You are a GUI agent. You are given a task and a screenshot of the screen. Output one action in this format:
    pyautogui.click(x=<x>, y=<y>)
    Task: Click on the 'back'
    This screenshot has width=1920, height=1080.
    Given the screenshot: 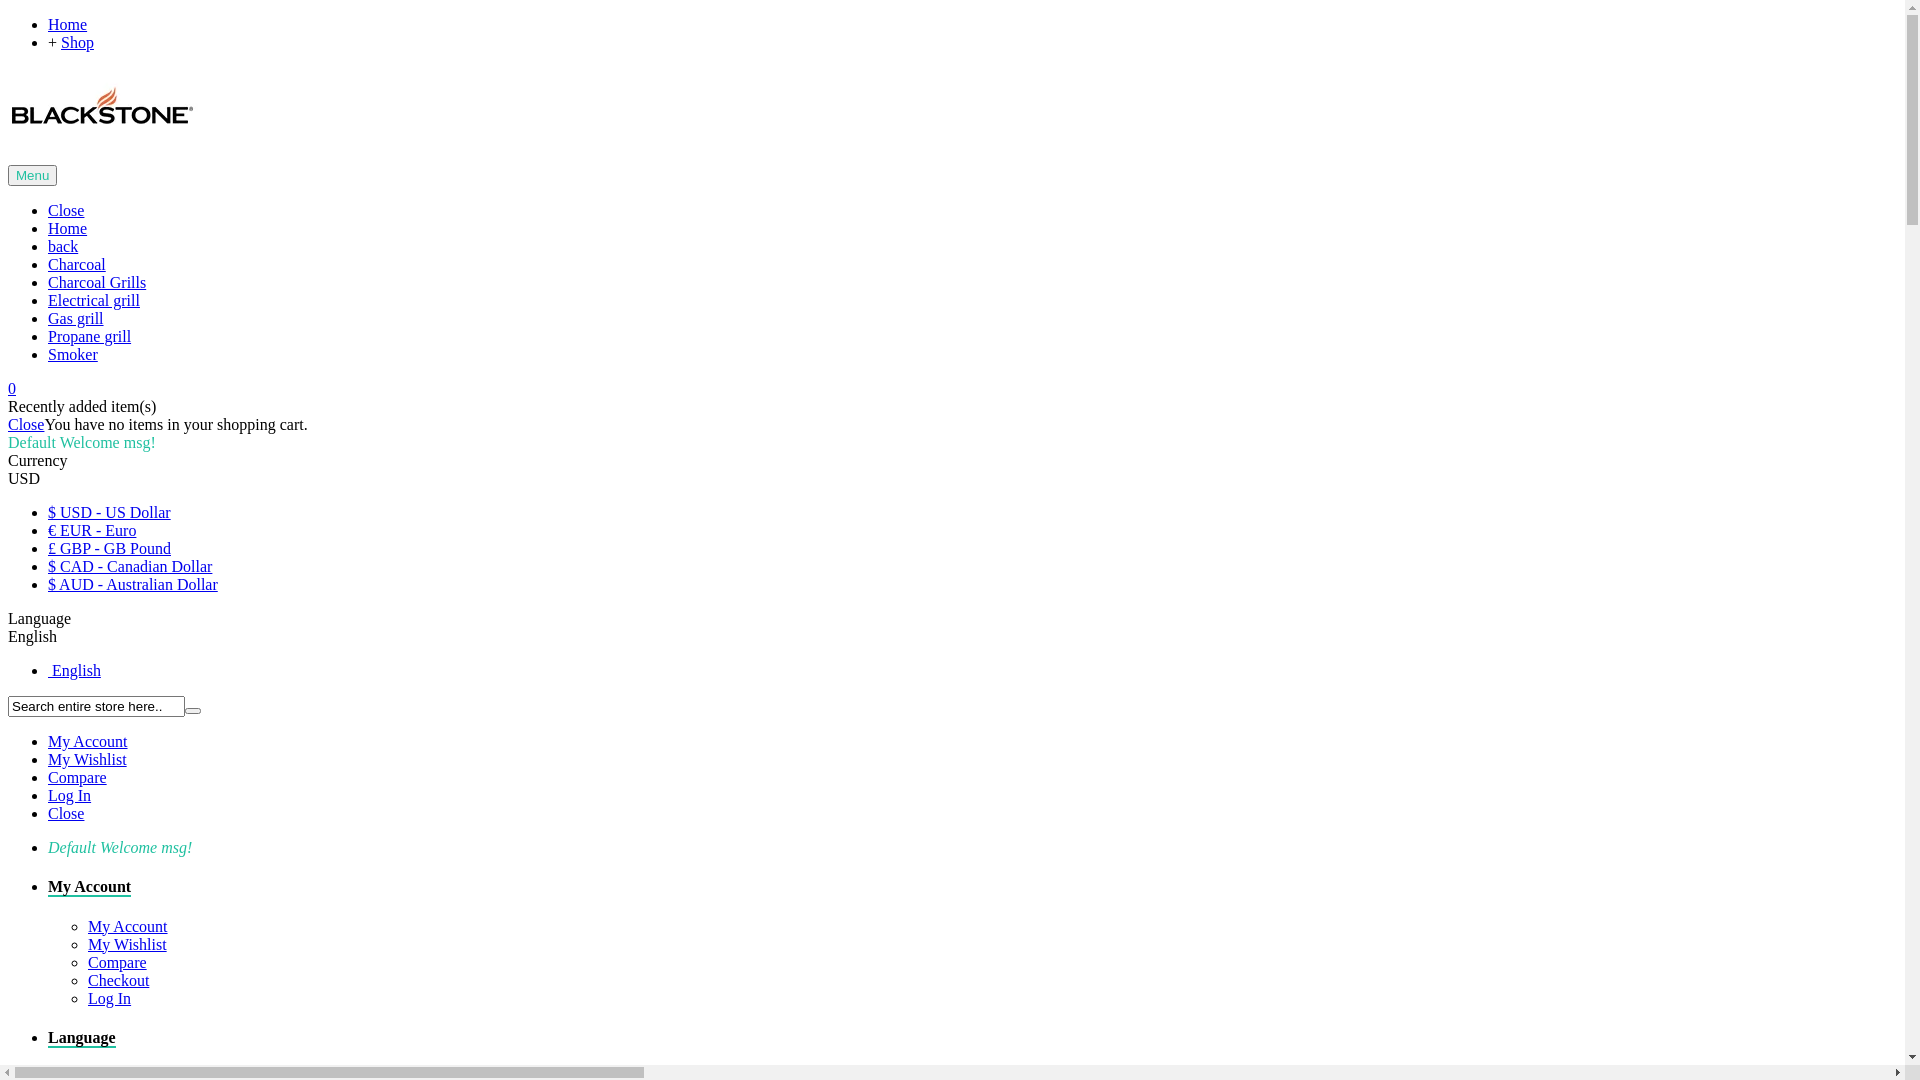 What is the action you would take?
    pyautogui.click(x=62, y=245)
    